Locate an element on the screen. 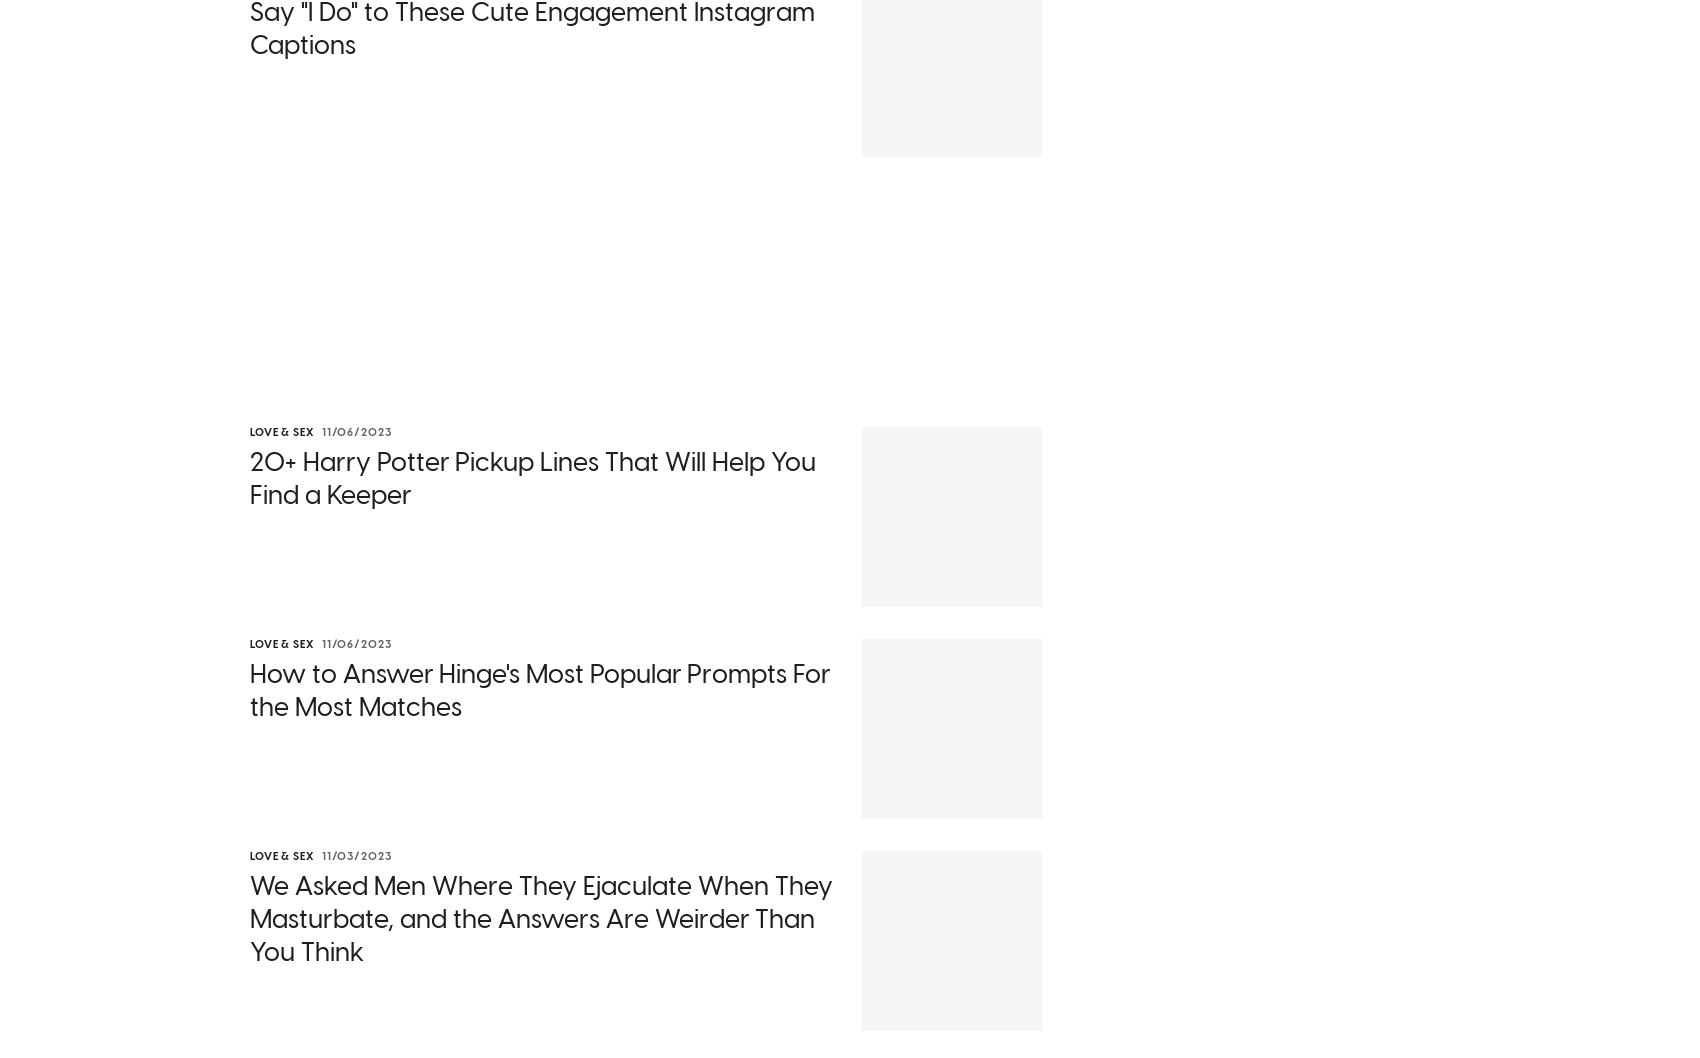 This screenshot has width=1700, height=1058. 'Daycare or Nanny? Experts Share the Pros and Cons of Each' is located at coordinates (393, 416).